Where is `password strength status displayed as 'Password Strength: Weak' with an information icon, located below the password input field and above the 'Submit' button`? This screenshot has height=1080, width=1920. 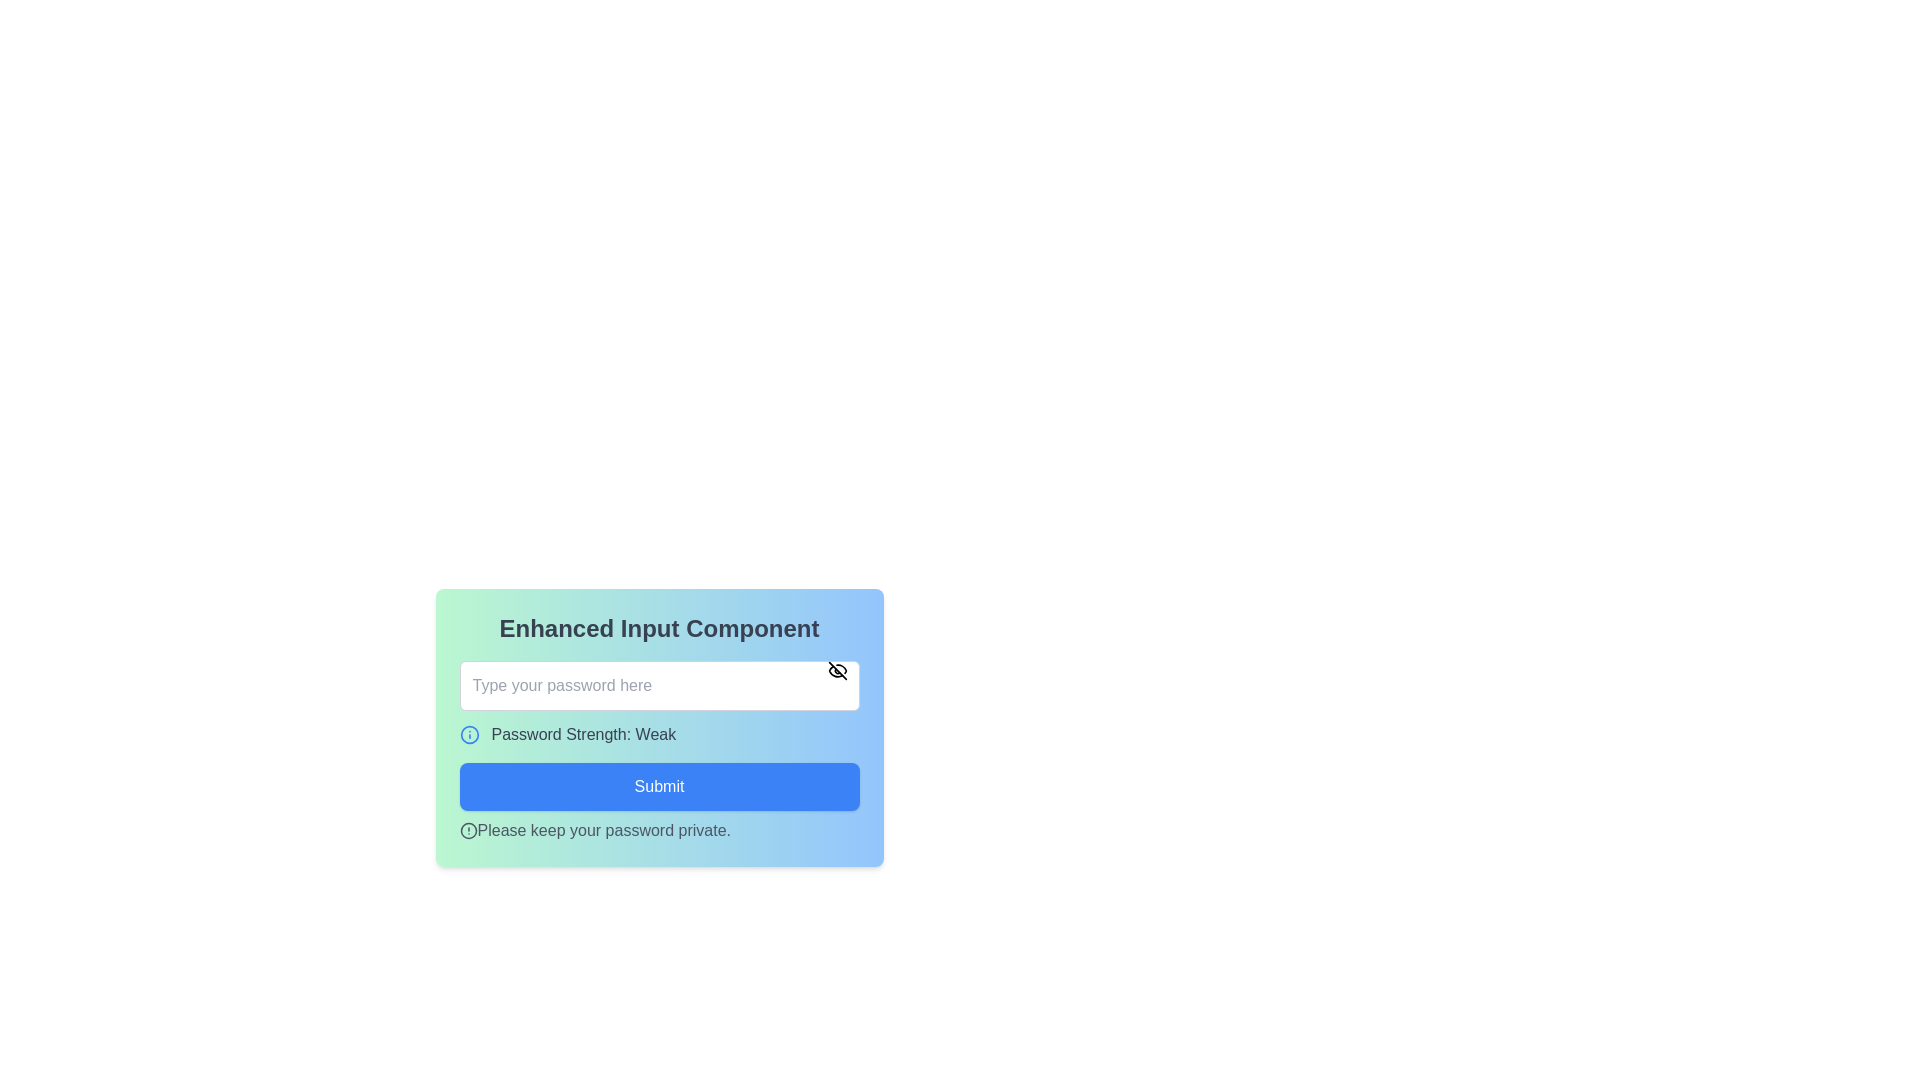
password strength status displayed as 'Password Strength: Weak' with an information icon, located below the password input field and above the 'Submit' button is located at coordinates (659, 735).